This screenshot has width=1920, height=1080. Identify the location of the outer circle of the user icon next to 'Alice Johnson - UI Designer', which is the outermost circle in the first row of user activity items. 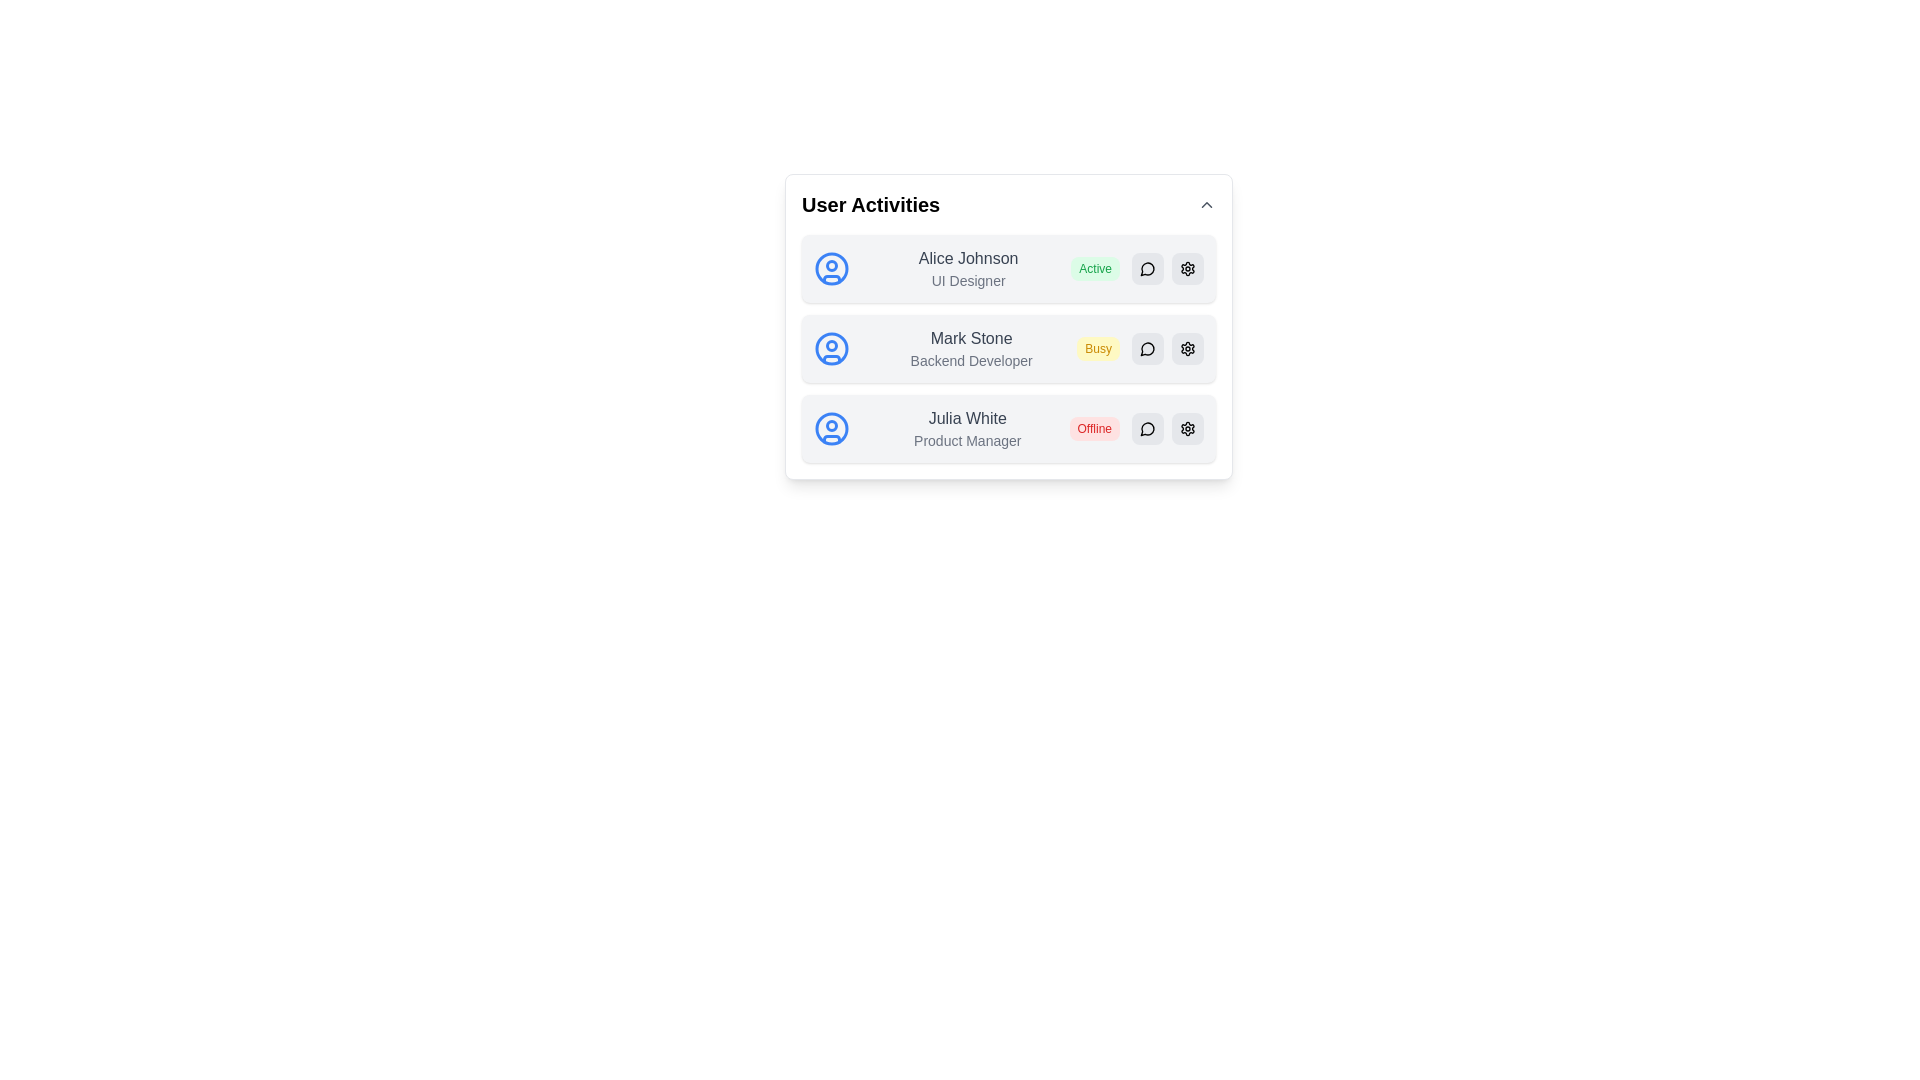
(831, 268).